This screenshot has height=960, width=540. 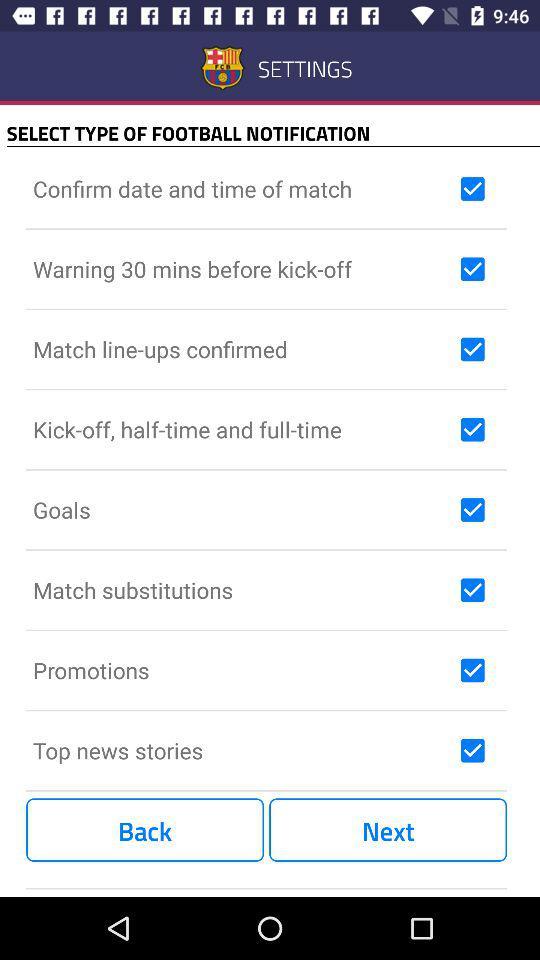 I want to click on back at the bottom left corner, so click(x=144, y=830).